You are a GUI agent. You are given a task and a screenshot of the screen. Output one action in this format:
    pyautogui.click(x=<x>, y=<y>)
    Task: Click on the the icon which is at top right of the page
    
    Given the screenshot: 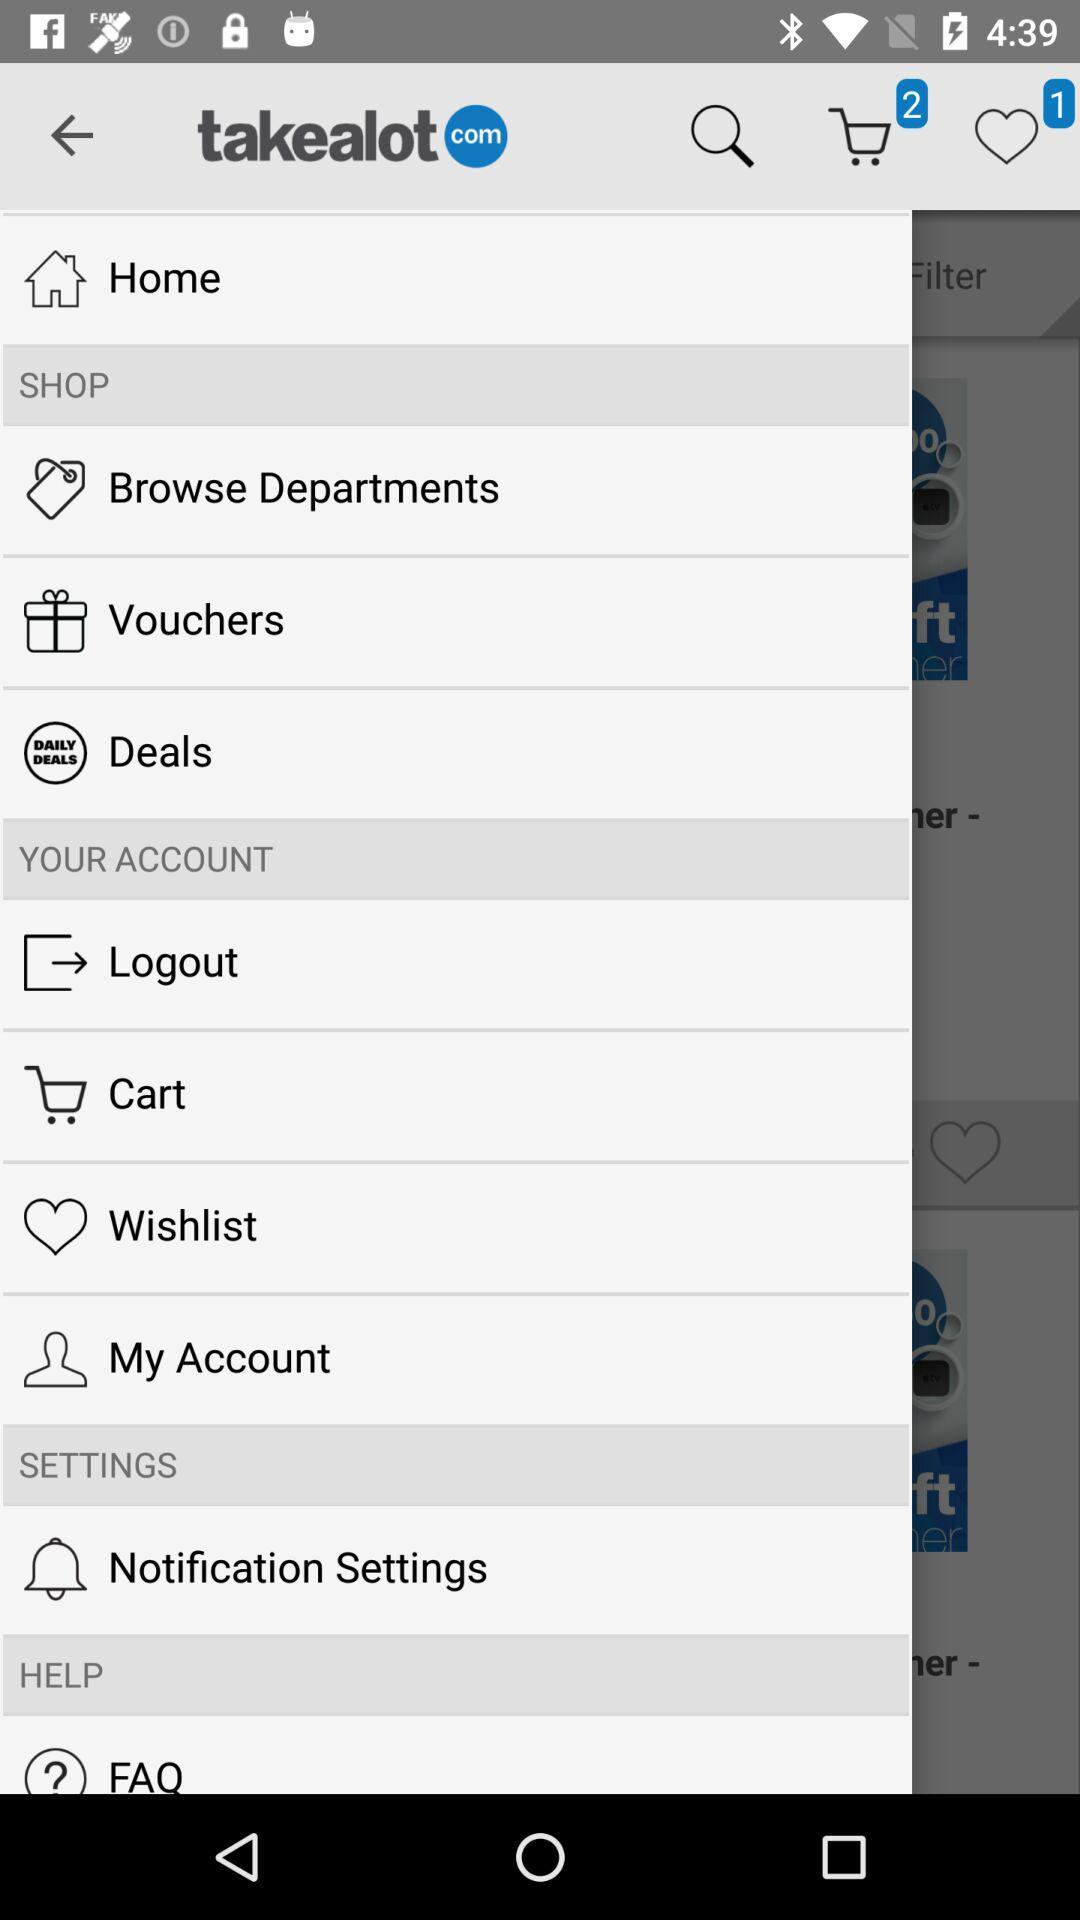 What is the action you would take?
    pyautogui.click(x=1006, y=136)
    